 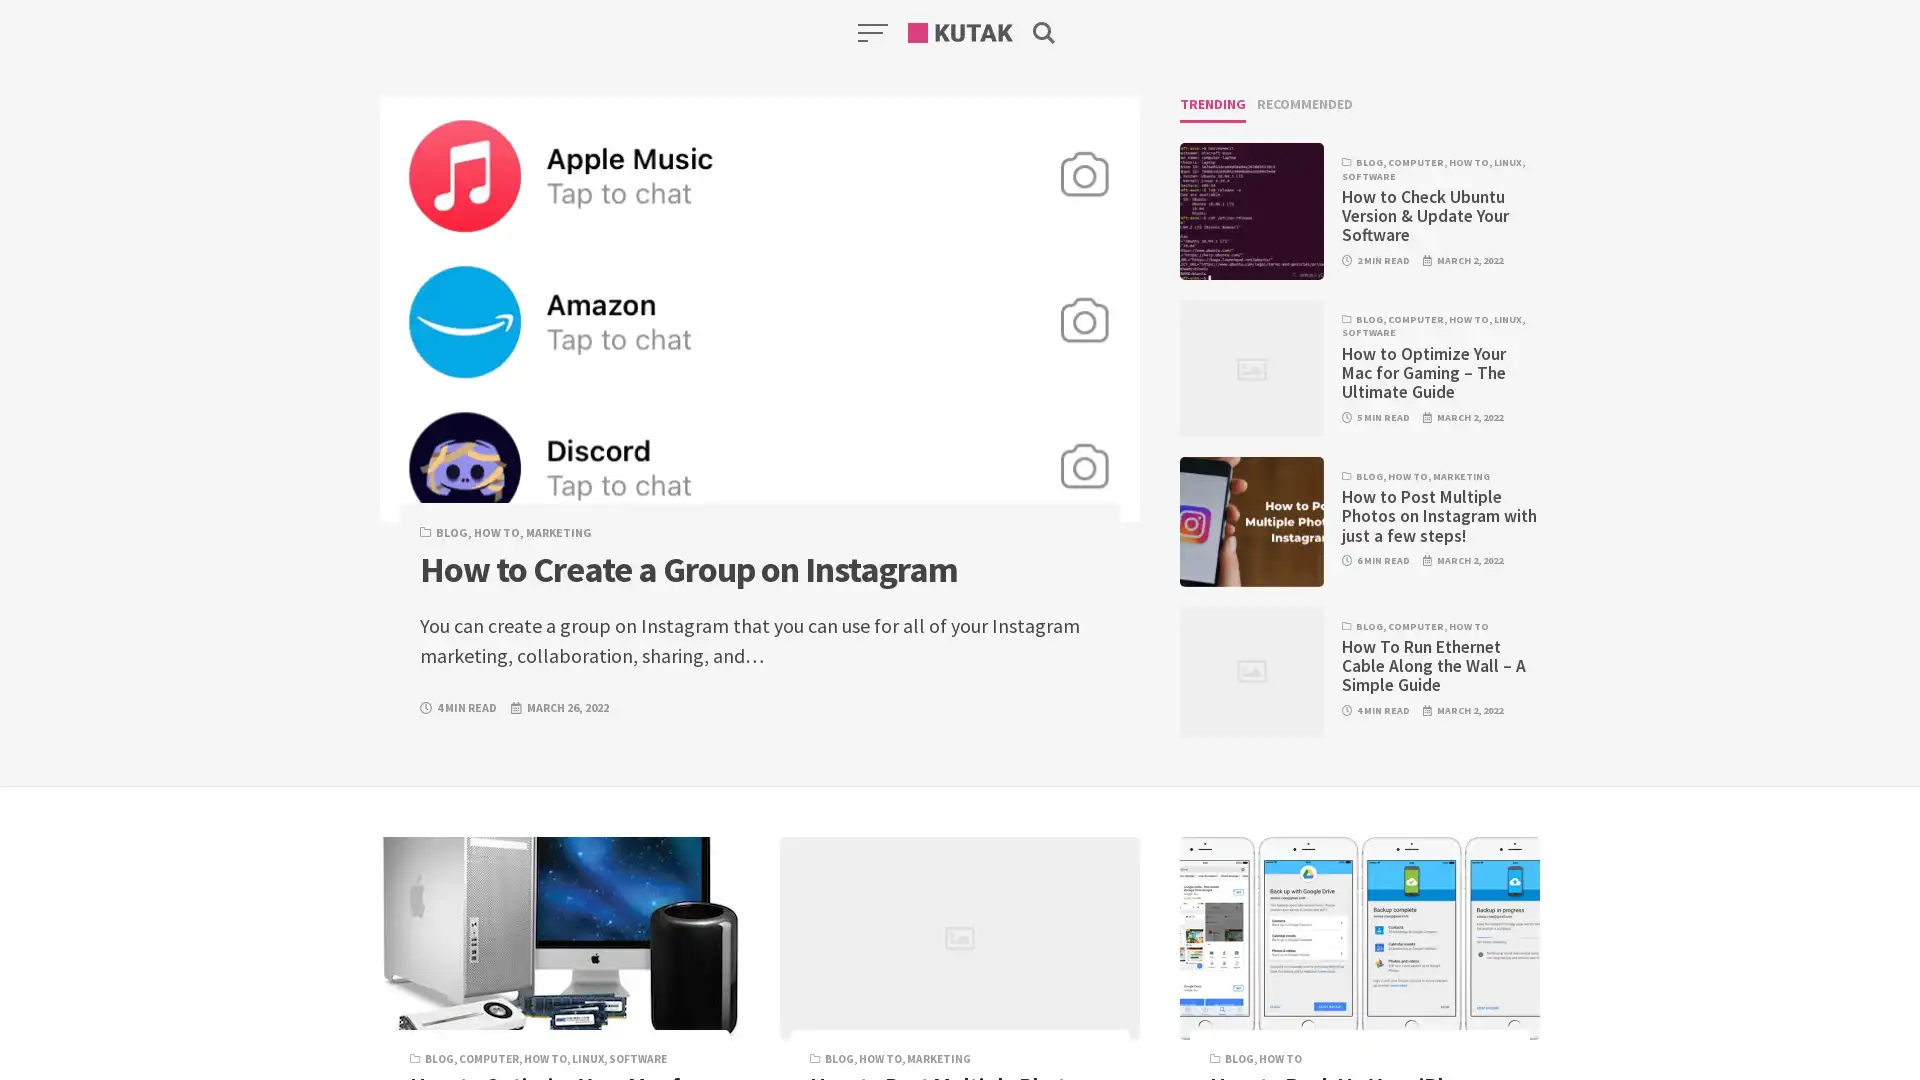 I want to click on TRENDING, so click(x=1212, y=108).